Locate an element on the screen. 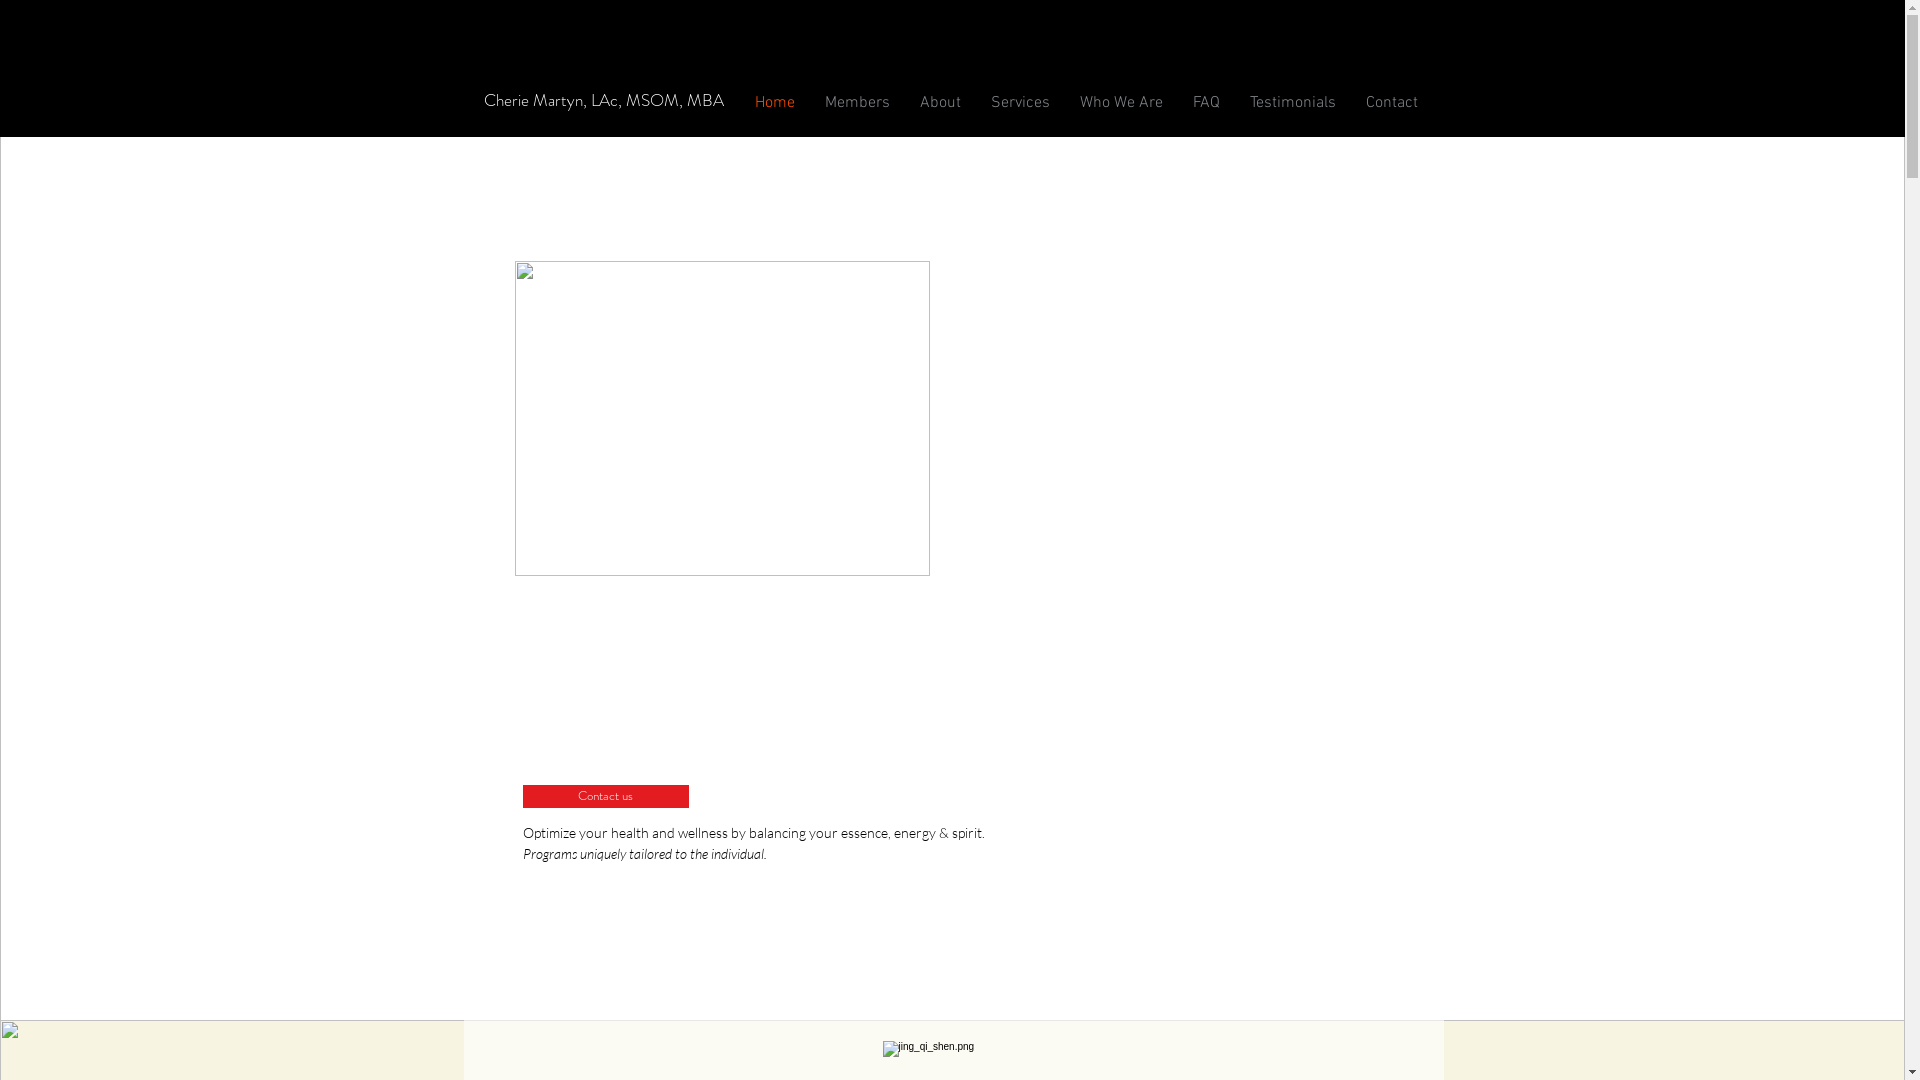 This screenshot has height=1080, width=1920. 'Who We Are' is located at coordinates (1120, 103).